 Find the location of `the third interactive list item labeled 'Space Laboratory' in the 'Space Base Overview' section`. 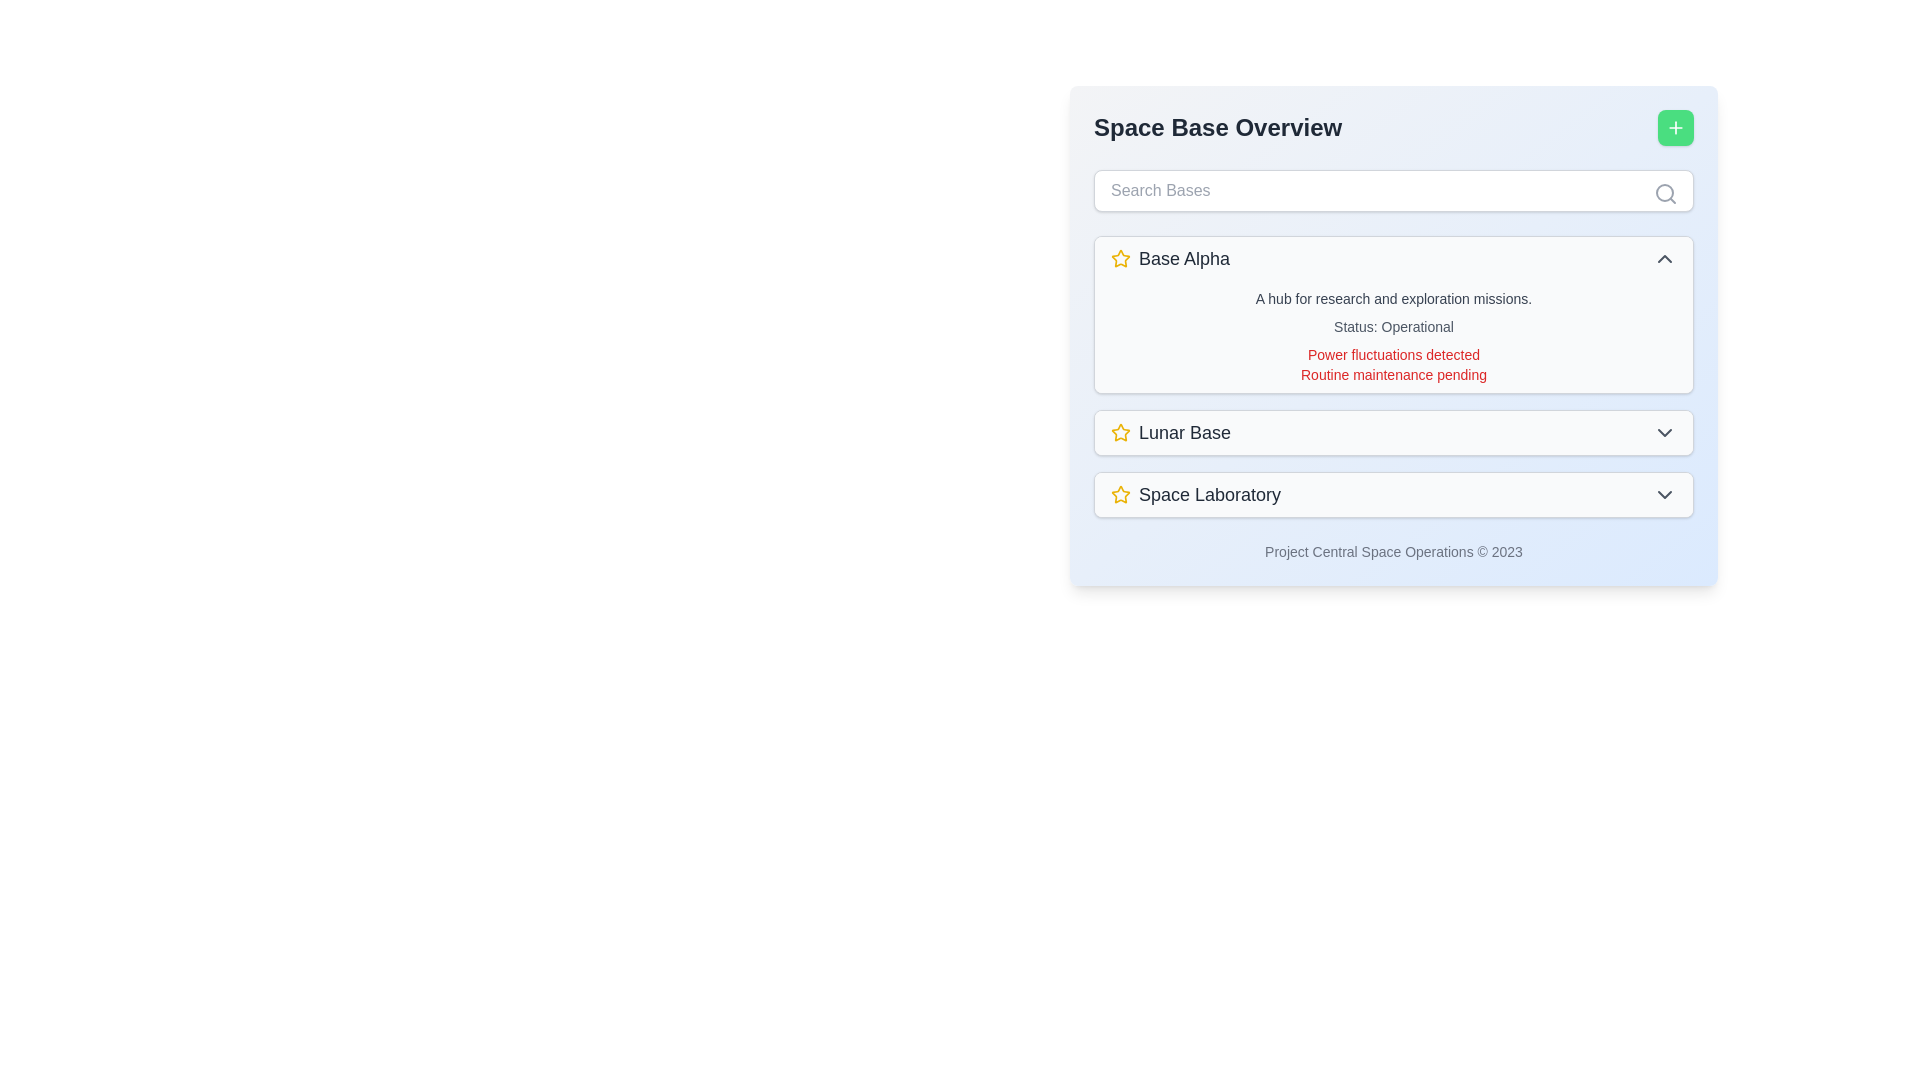

the third interactive list item labeled 'Space Laboratory' in the 'Space Base Overview' section is located at coordinates (1392, 494).